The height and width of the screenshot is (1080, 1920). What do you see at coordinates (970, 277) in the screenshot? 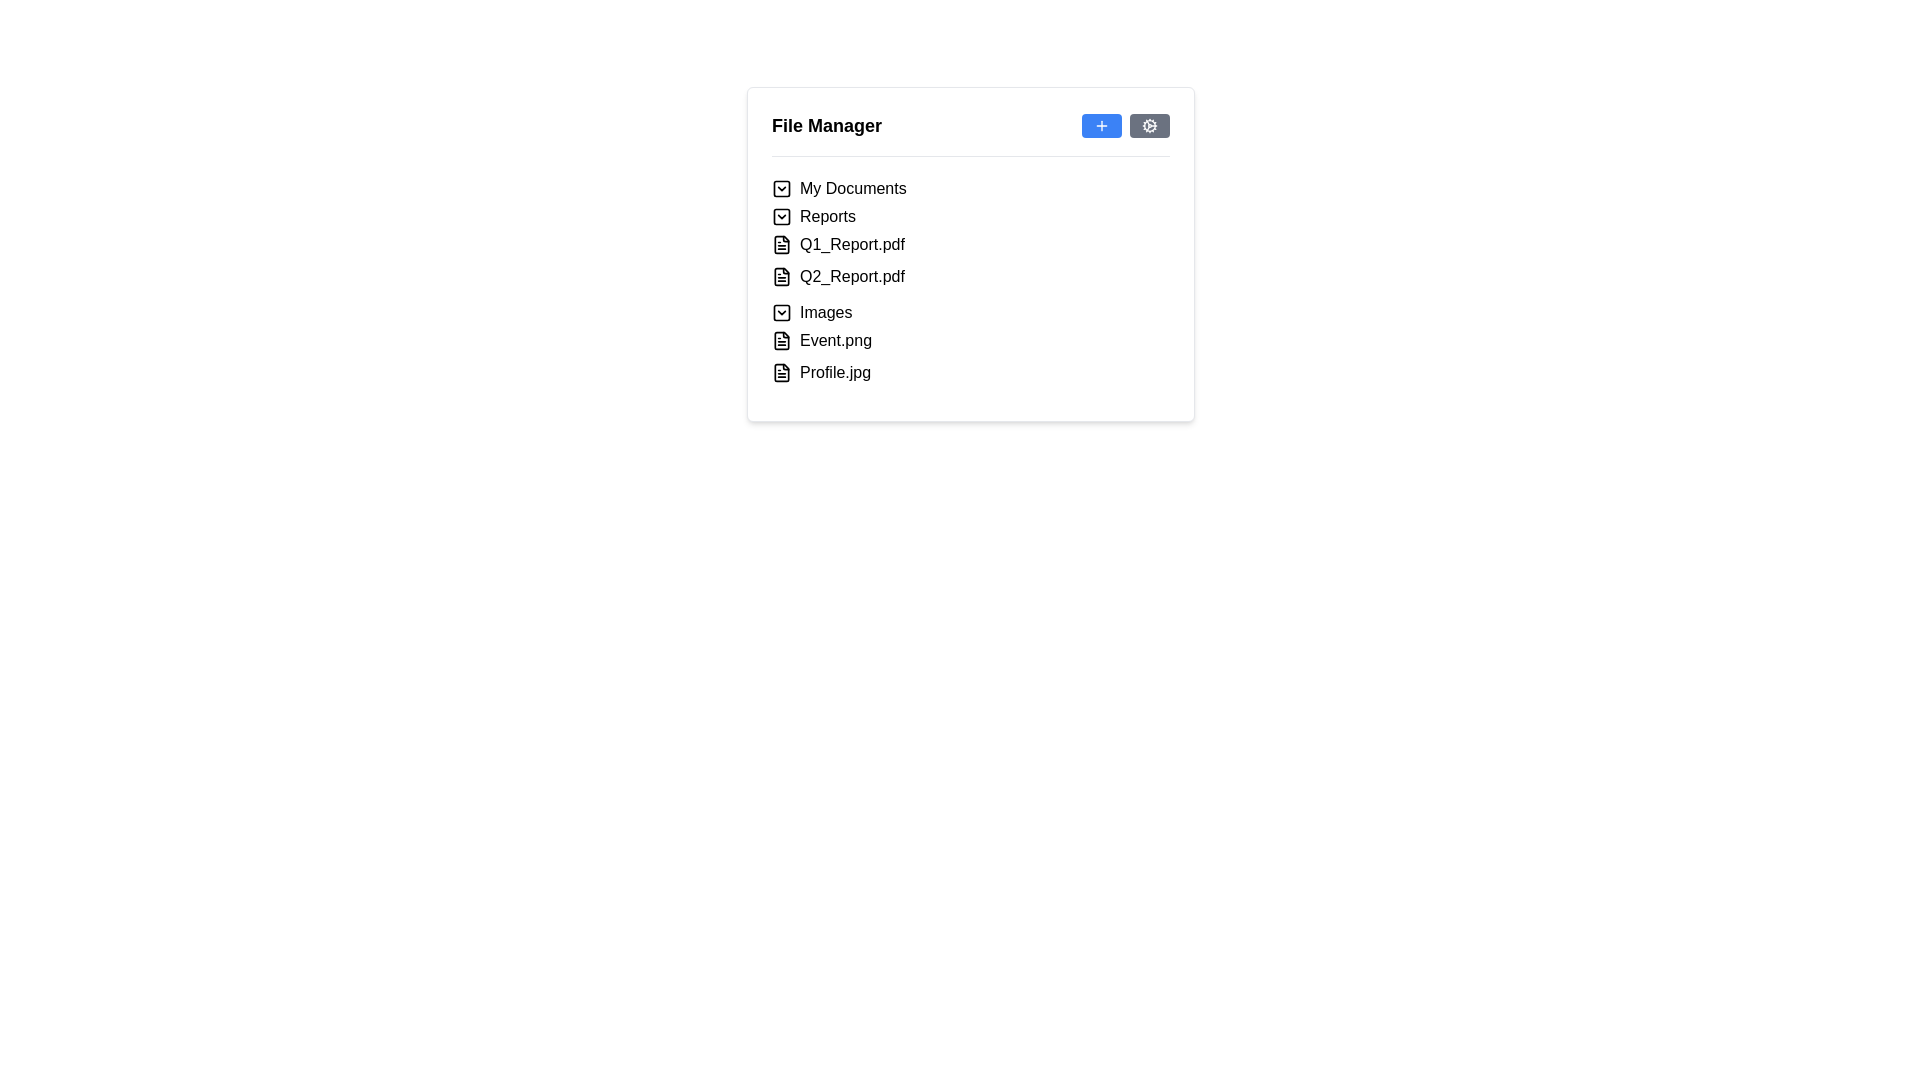
I see `the selectable file entry named 'Q2_Report.pdf' located in the 'Reports' section of the file manager UI` at bounding box center [970, 277].